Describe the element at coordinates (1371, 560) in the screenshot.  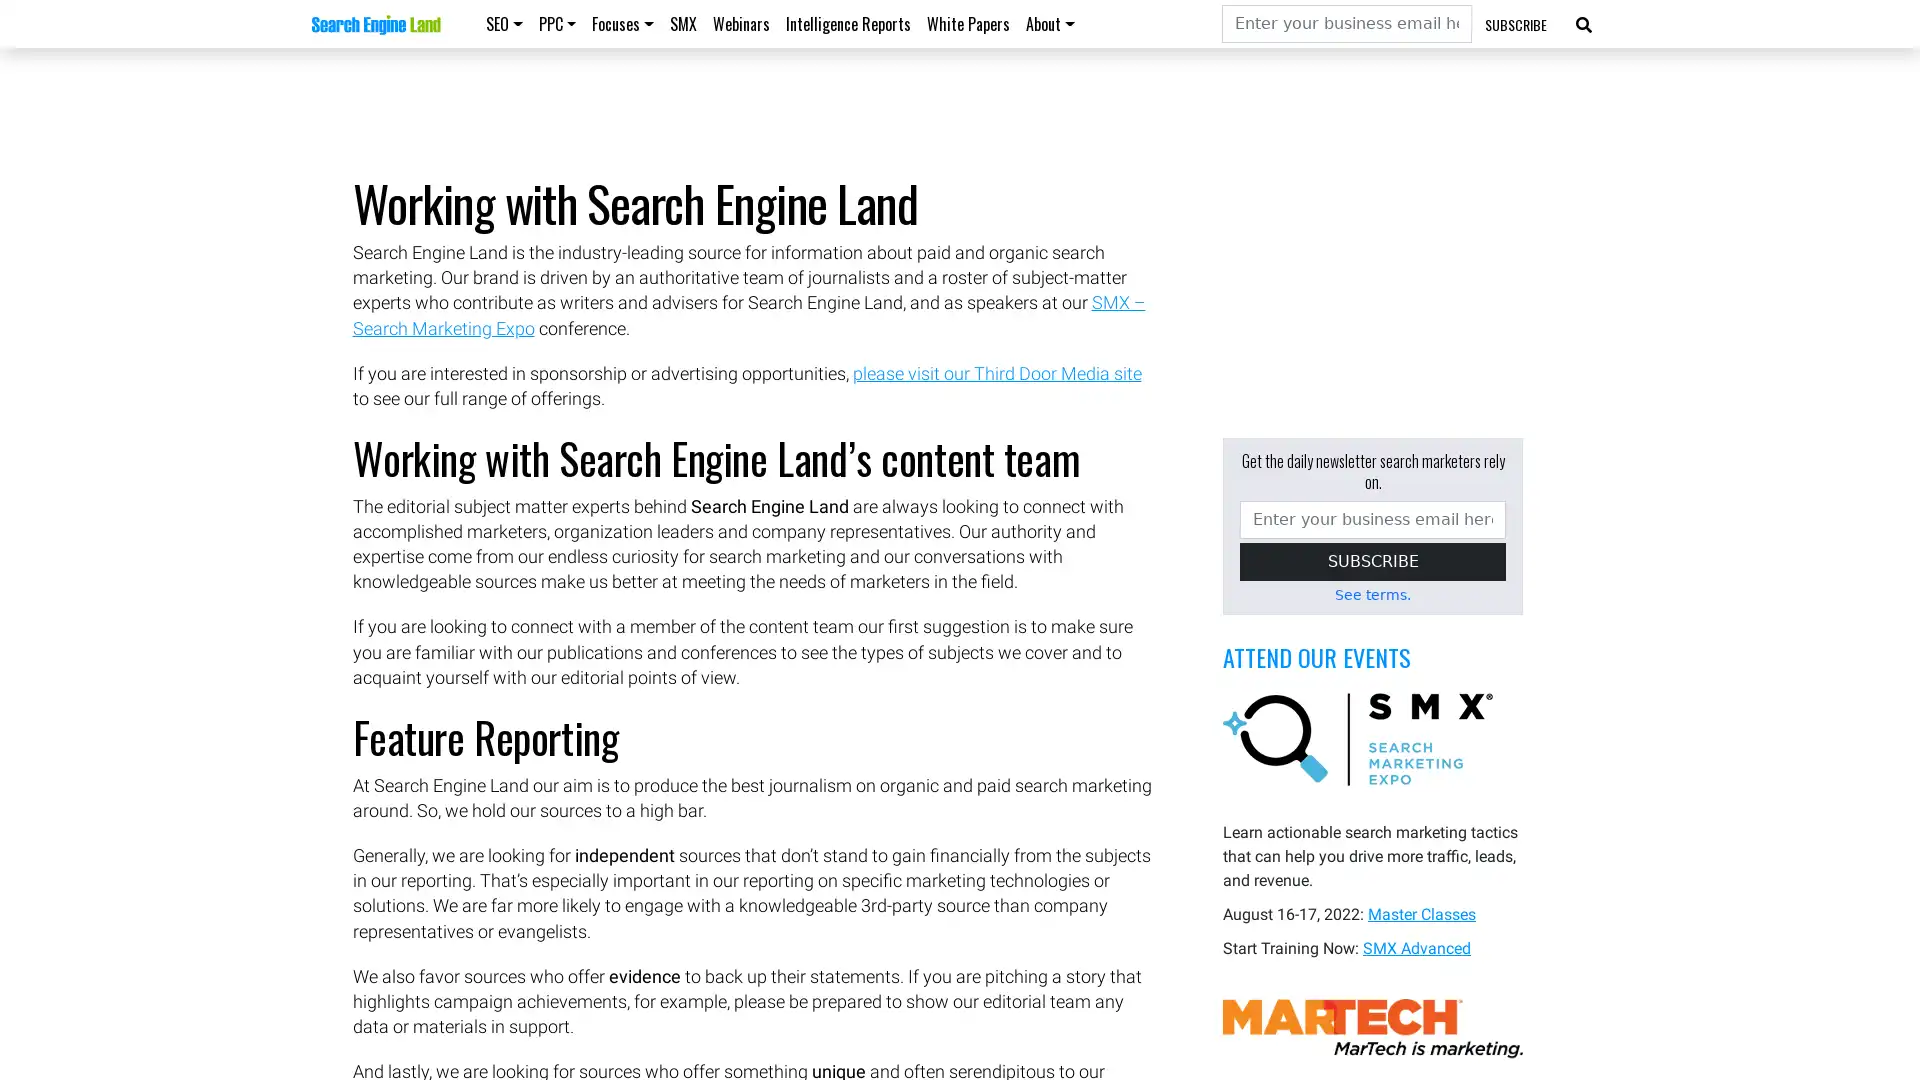
I see `SUBSCRIBE` at that location.